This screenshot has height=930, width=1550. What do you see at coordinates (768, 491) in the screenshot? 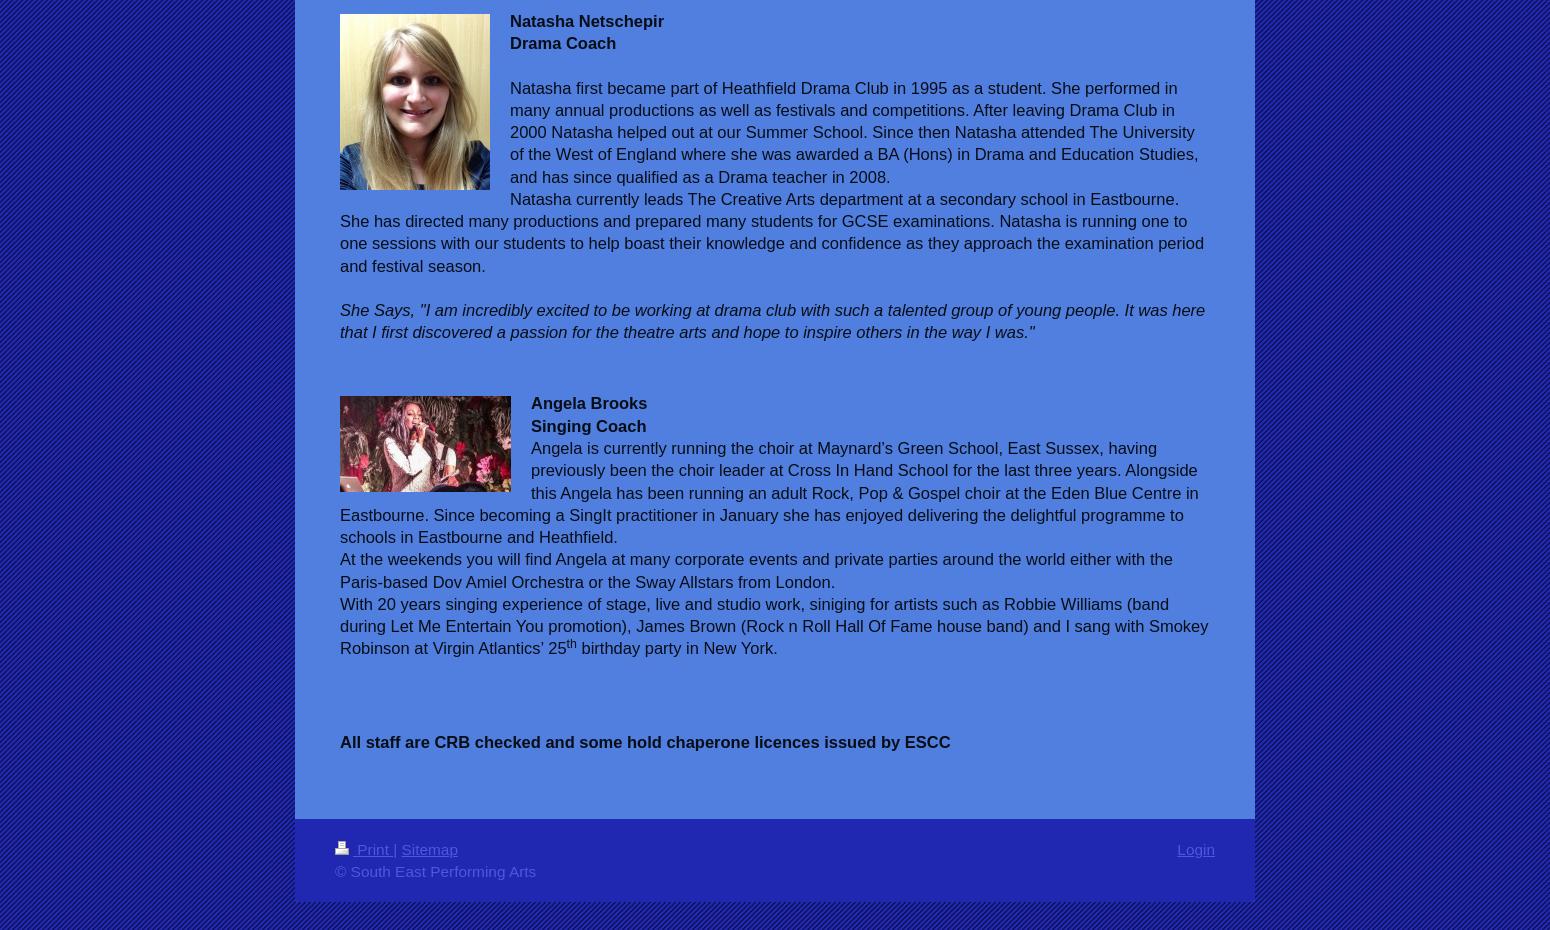
I see `'Angela is currently running the choir at Maynard’s Green School, East Sussex, having previously been the choir leader at Cross In Hand School for the last three years. Alongside this Angela has
been running an adult Rock, Pop & Gospel choir at the Eden Blue Centre in Eastbourne. Since becoming a SingIt practitioner in January she has enjoyed delivering the delightful programme to
schools in Eastbourne and Heathfield.'` at bounding box center [768, 491].